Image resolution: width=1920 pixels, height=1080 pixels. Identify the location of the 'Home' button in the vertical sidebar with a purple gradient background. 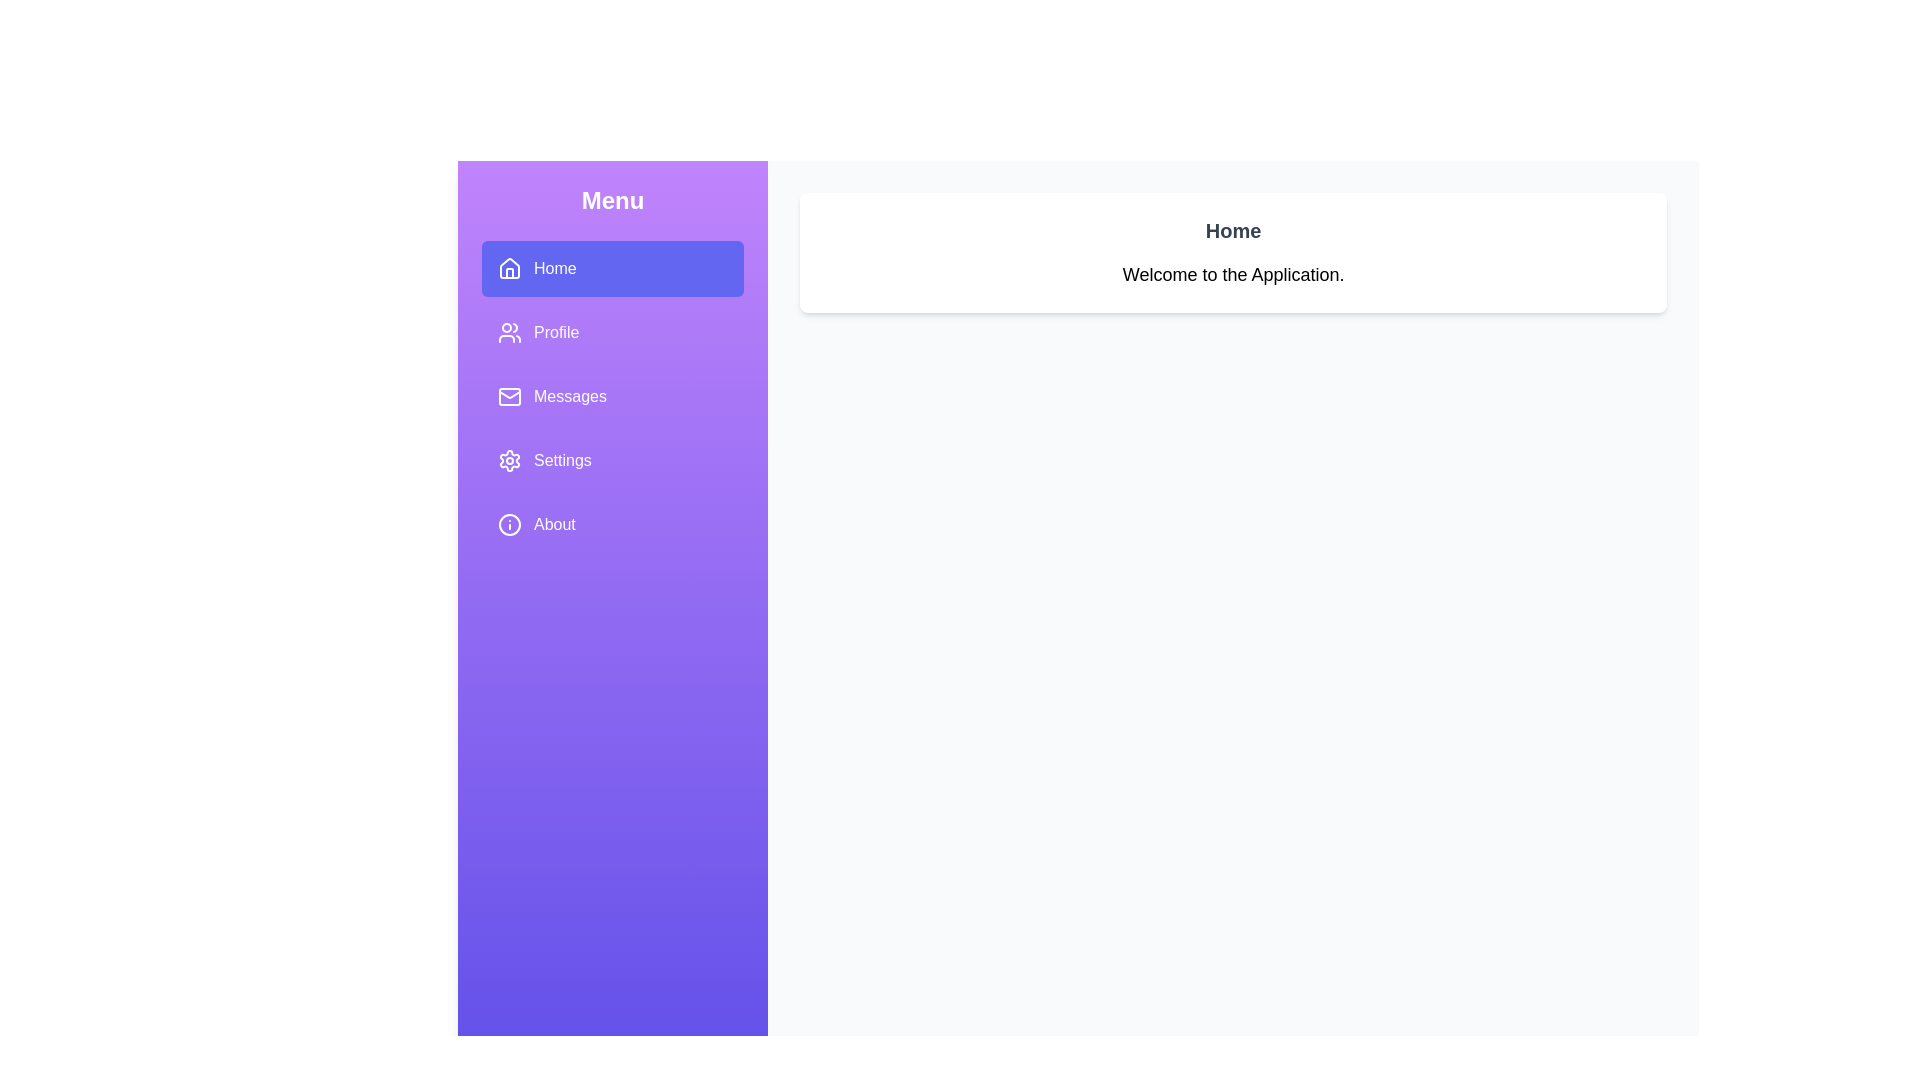
(612, 268).